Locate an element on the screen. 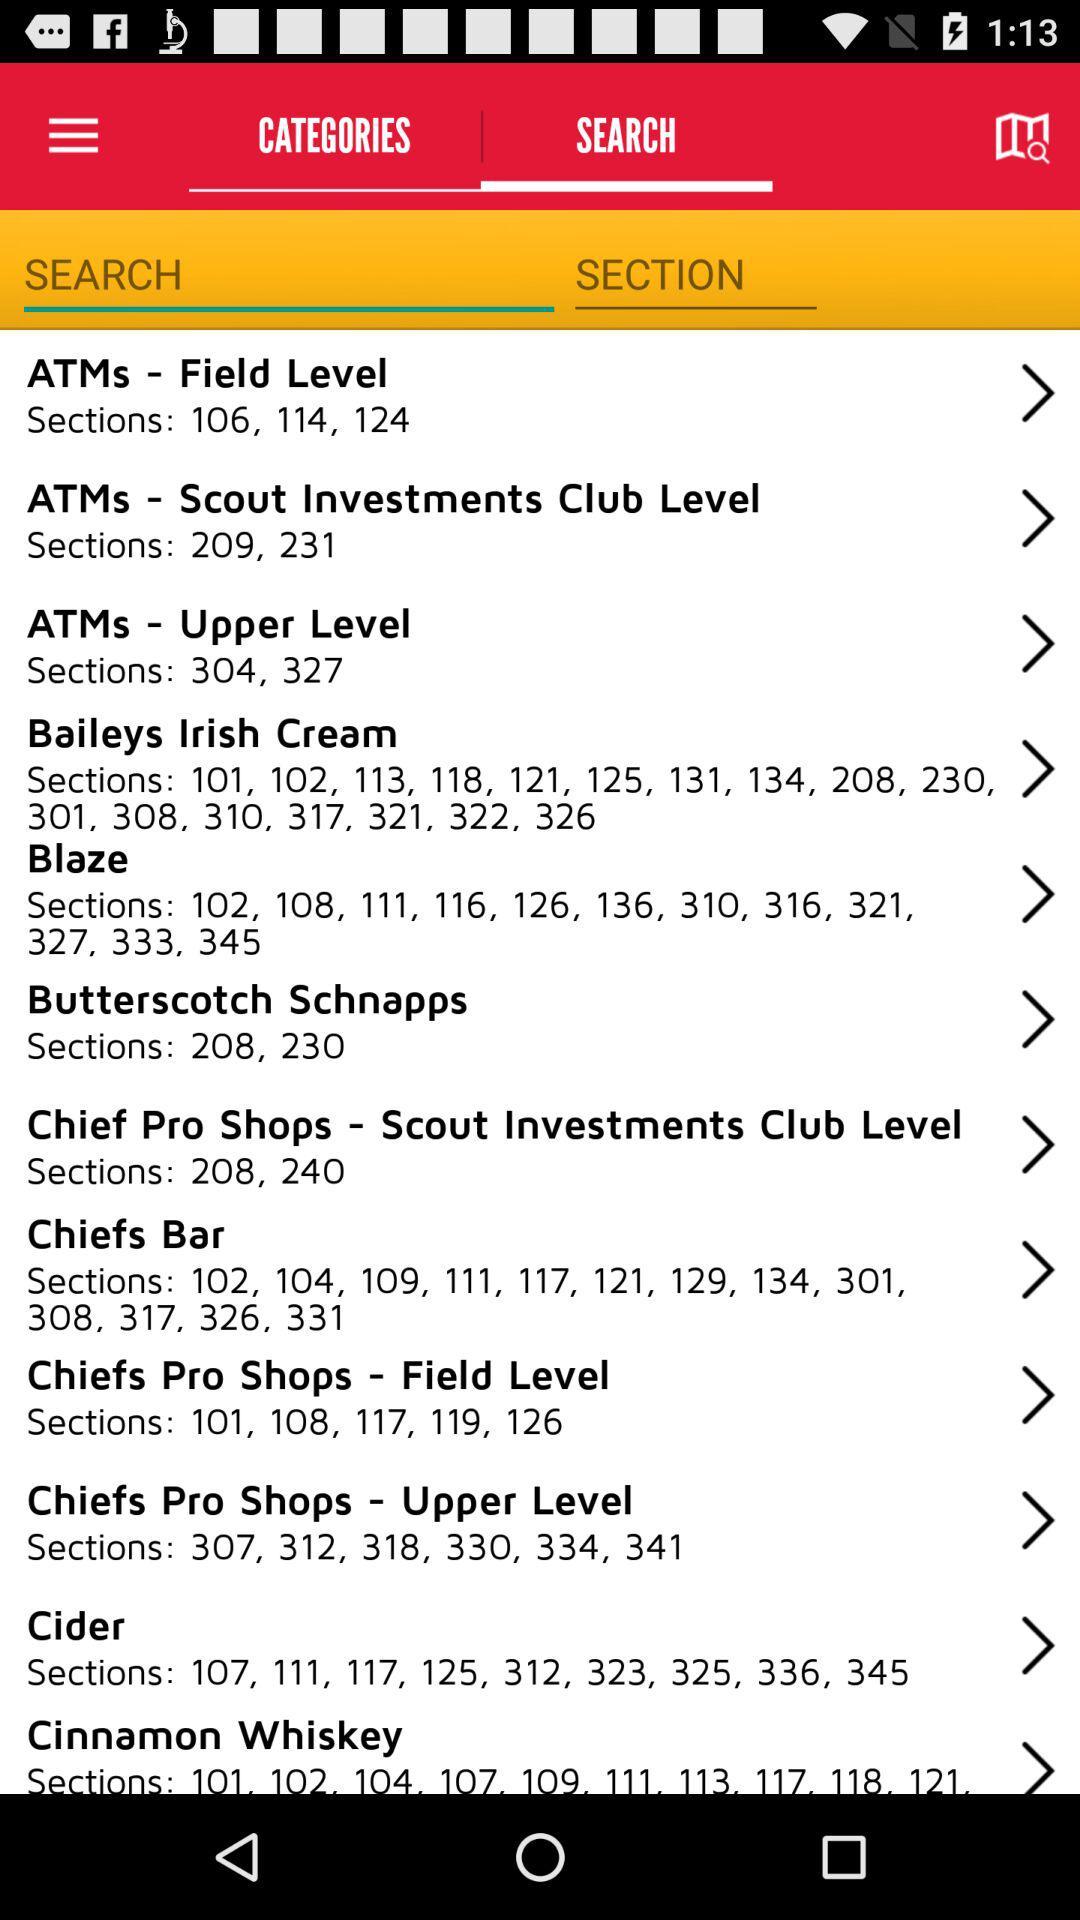  icon below the sections: 304, 327 item is located at coordinates (212, 729).